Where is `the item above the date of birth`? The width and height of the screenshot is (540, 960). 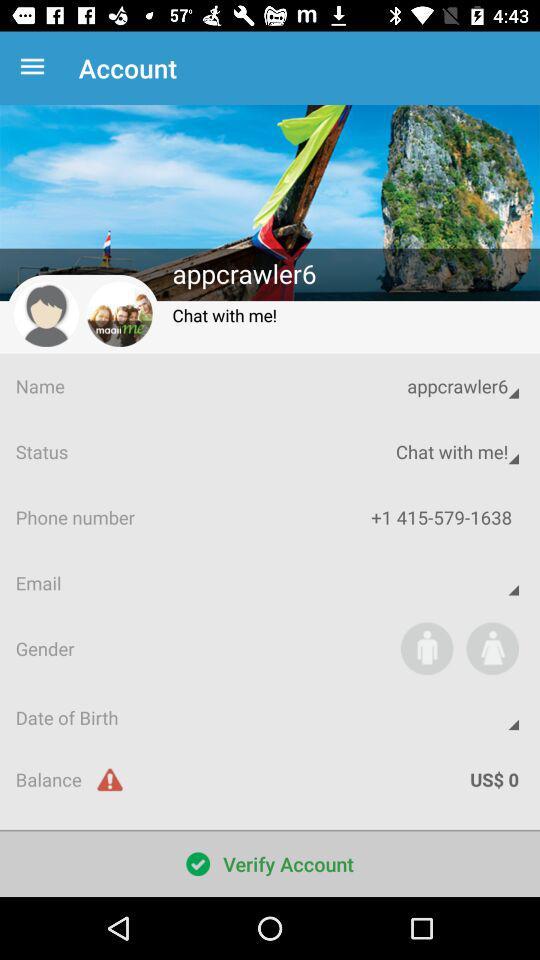 the item above the date of birth is located at coordinates (491, 647).